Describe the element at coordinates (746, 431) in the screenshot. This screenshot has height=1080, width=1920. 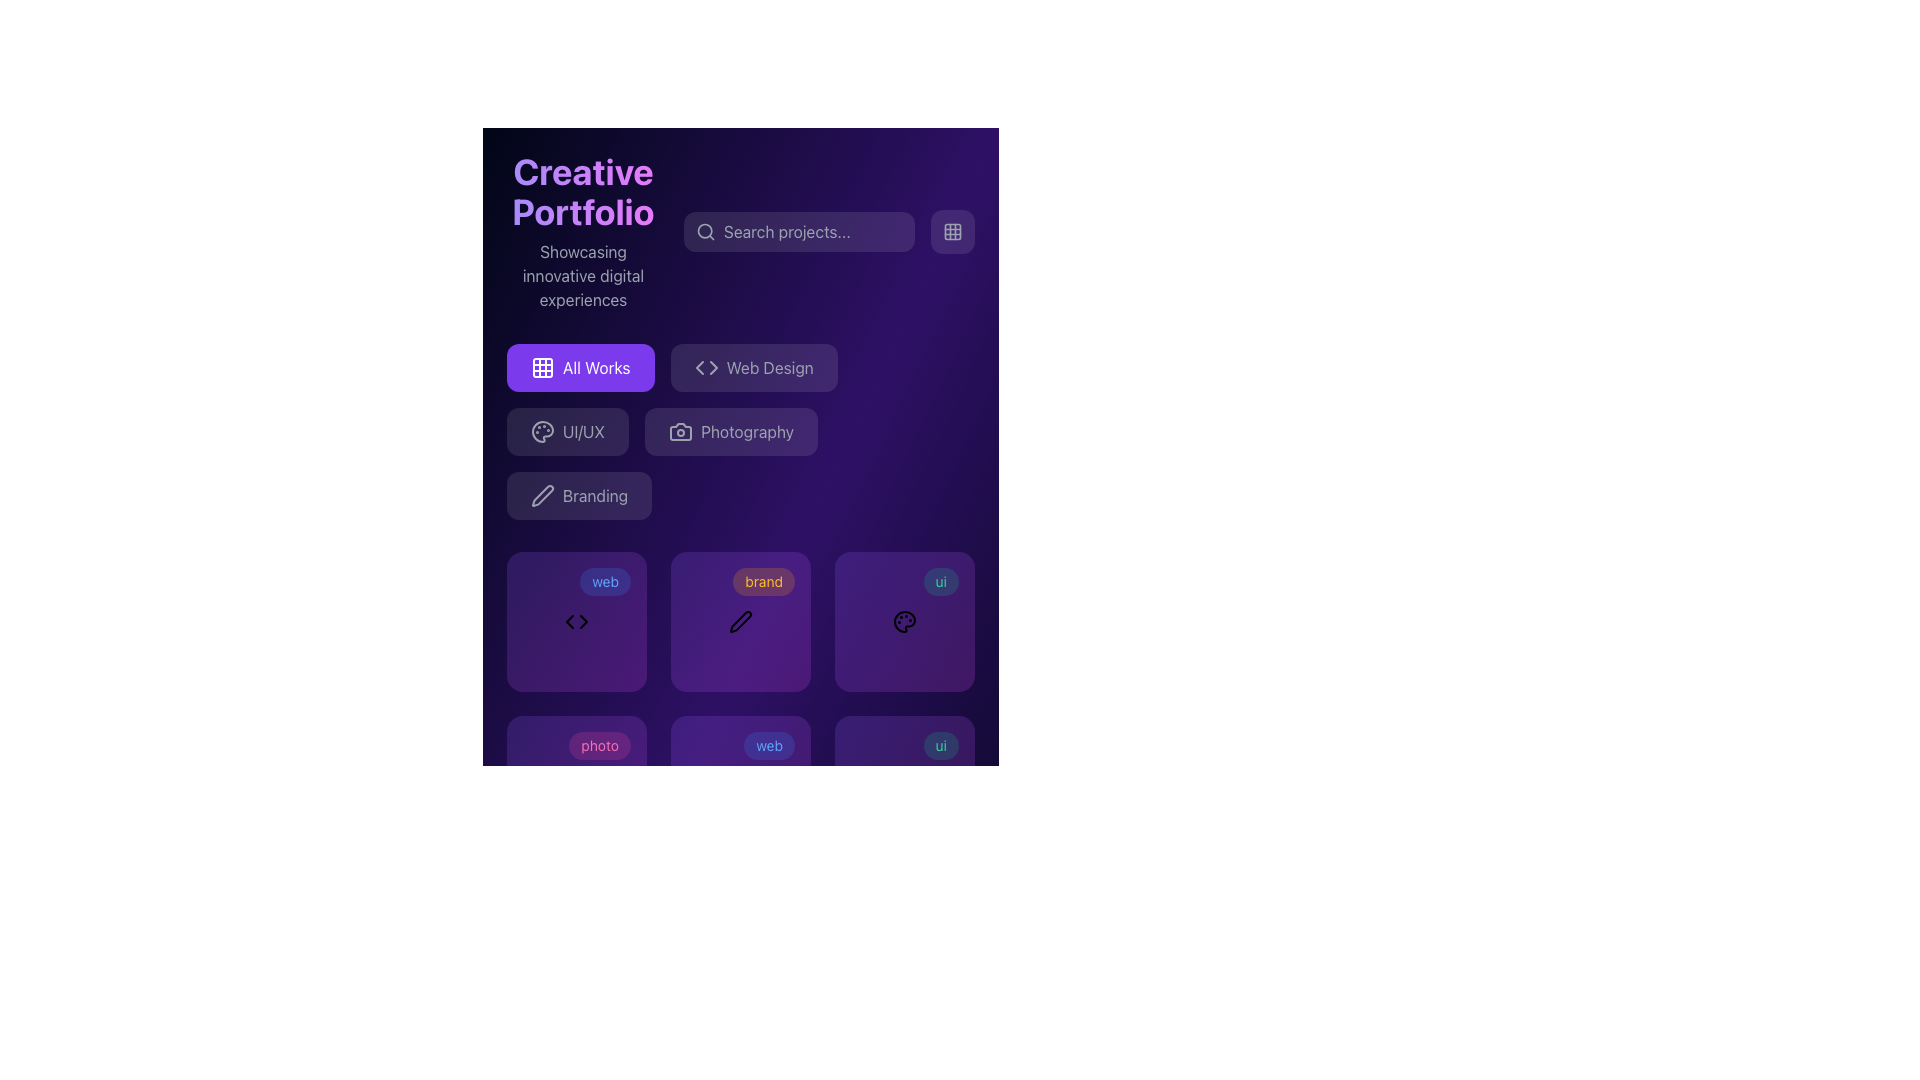
I see `text label representing the category or project named 'Photography' located in the second row and third column of buttons, adjacent to a camera icon` at that location.